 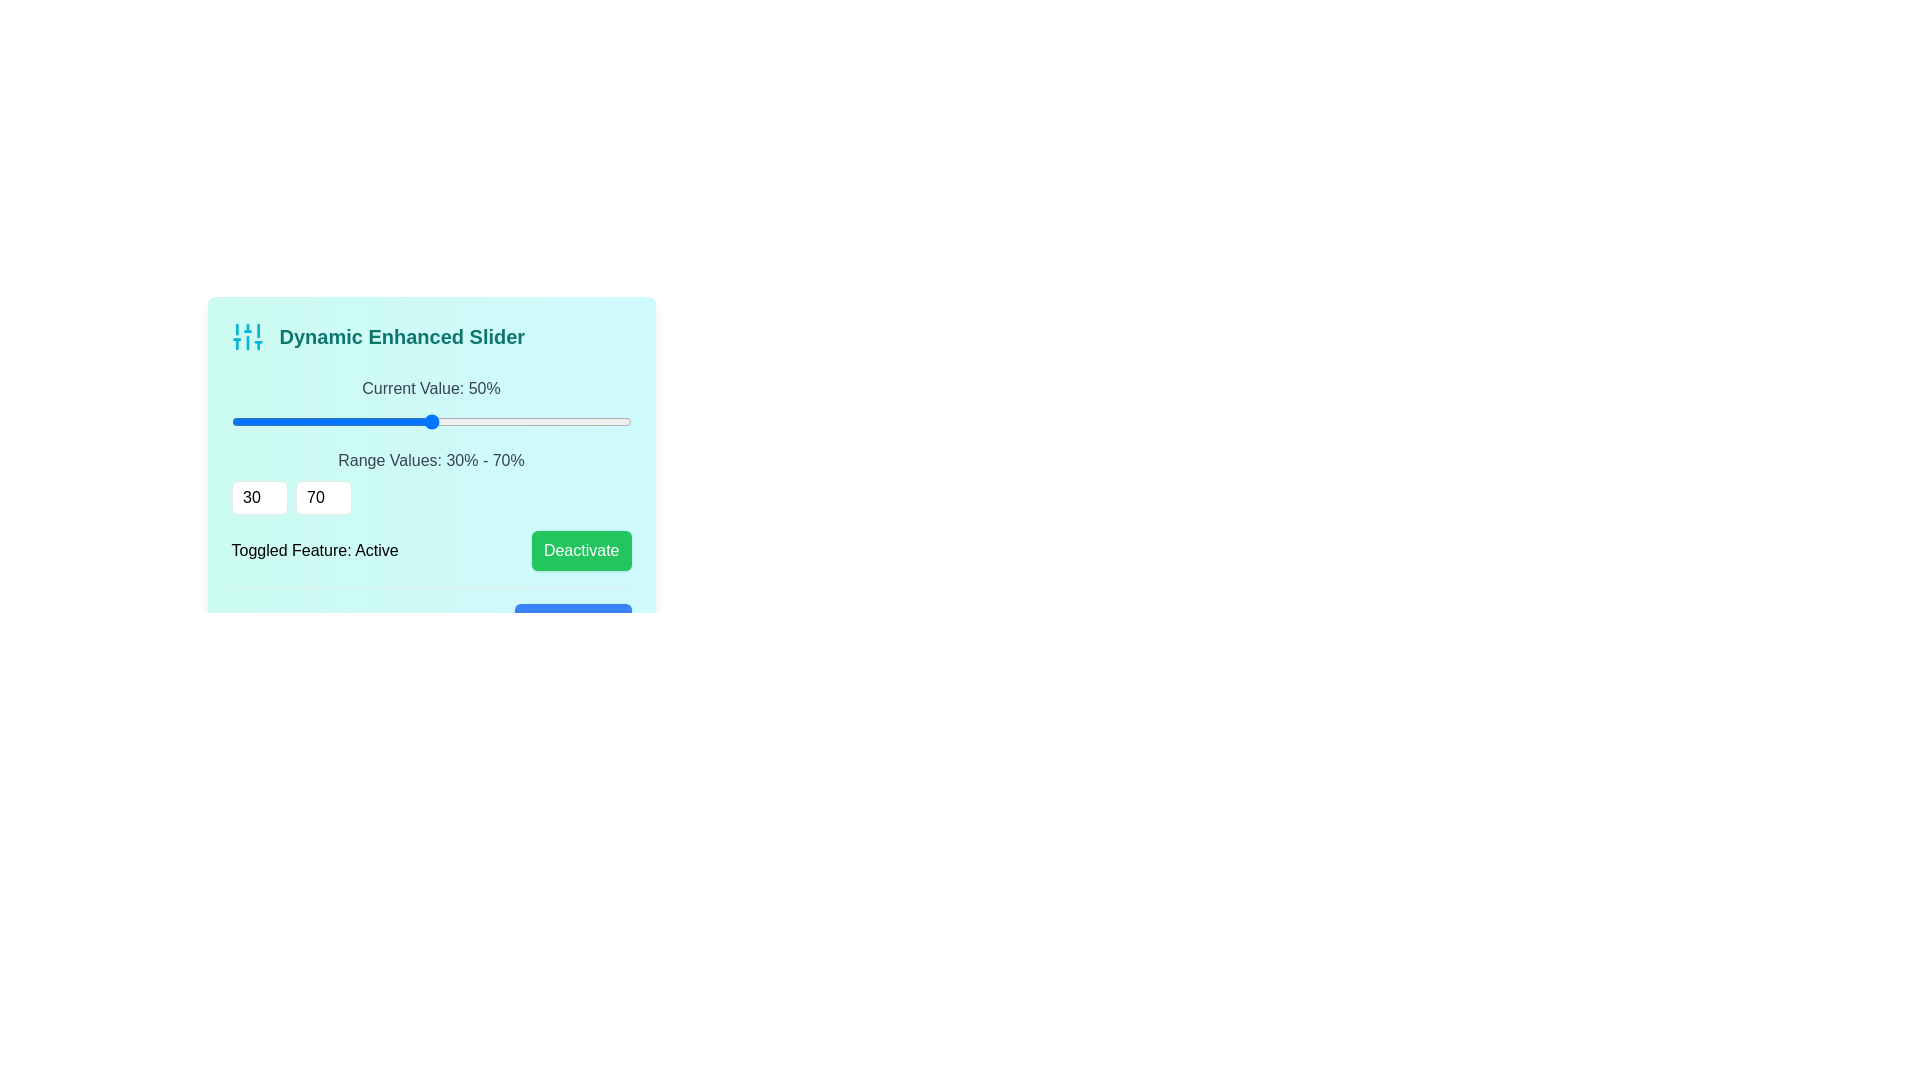 What do you see at coordinates (430, 482) in the screenshot?
I see `the bold text label stating 'Range Values: 30% - 70%' which is positioned above two number input boxes and below the slider labeled 'Current Value: 50%'` at bounding box center [430, 482].